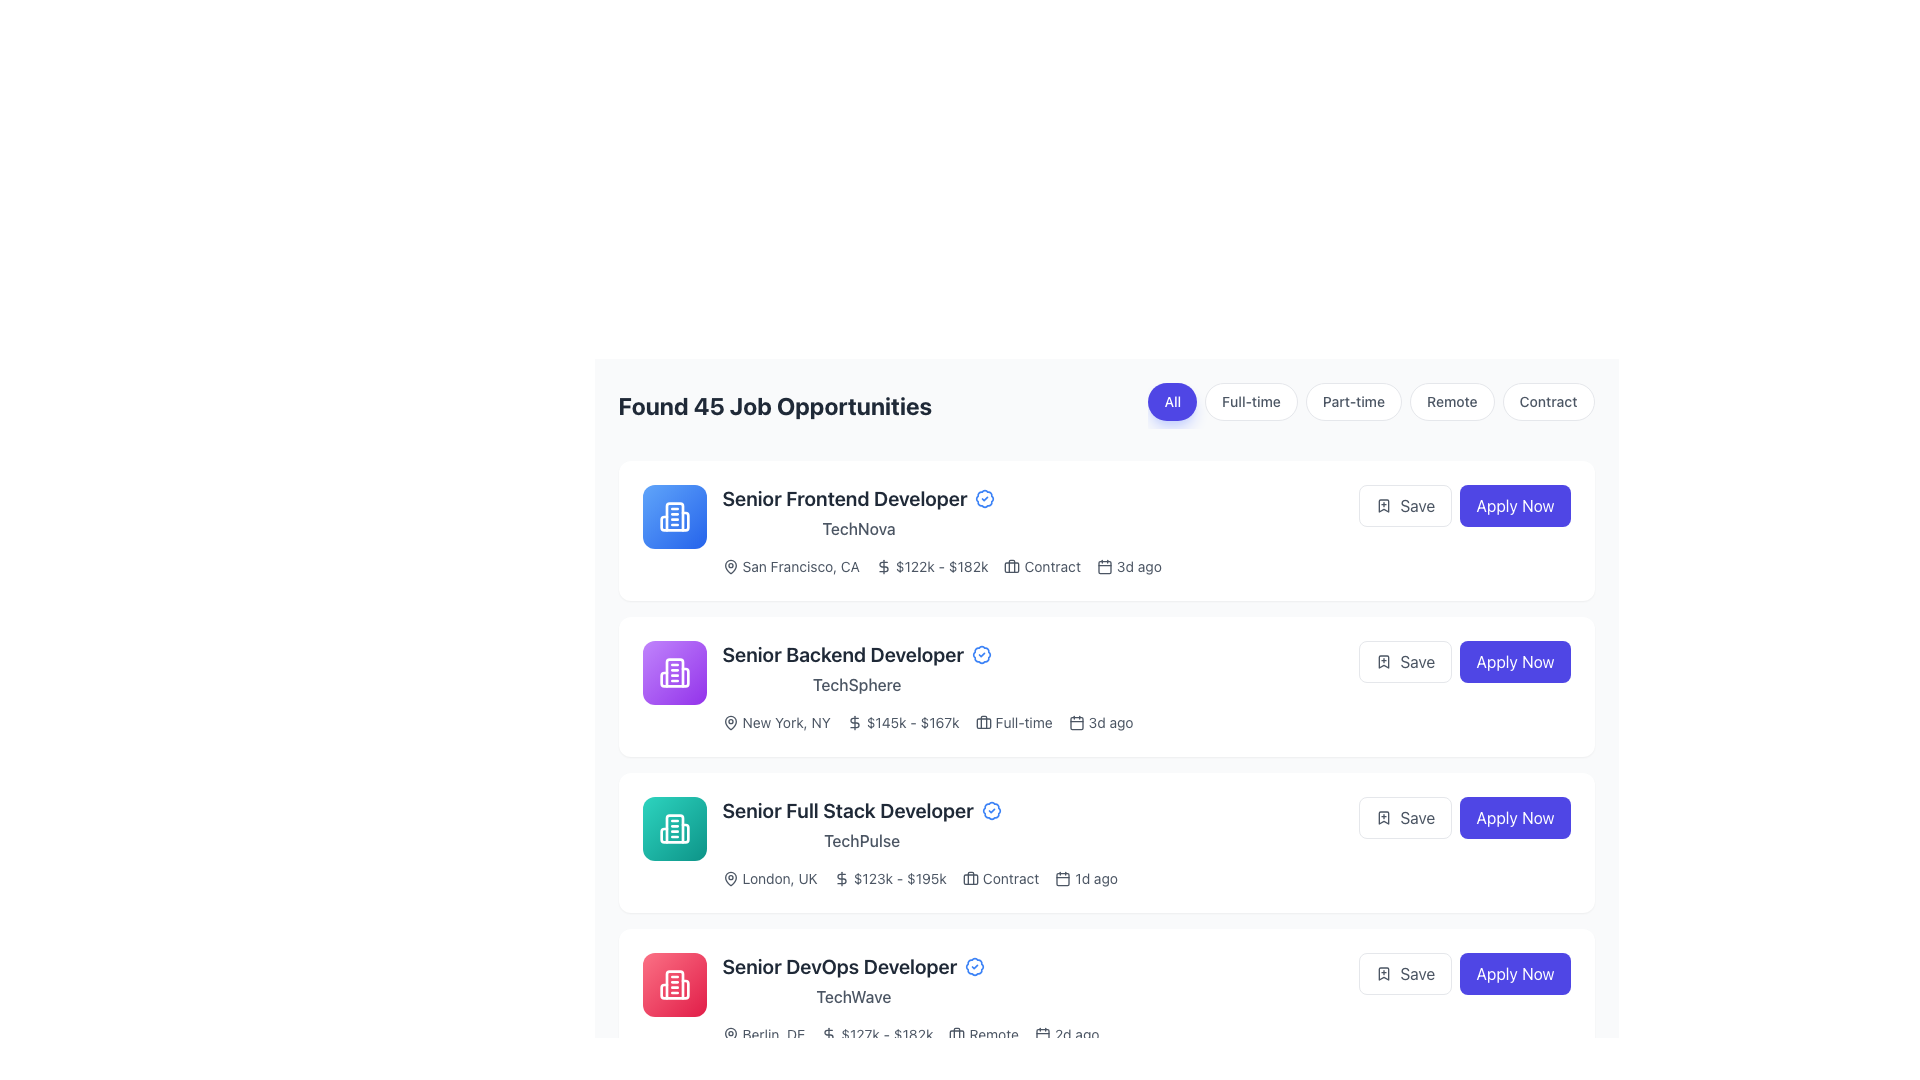 This screenshot has width=1920, height=1080. What do you see at coordinates (862, 810) in the screenshot?
I see `the 'Senior Full Stack Developer' text label with the blue checkmark icon in the third card of job postings` at bounding box center [862, 810].